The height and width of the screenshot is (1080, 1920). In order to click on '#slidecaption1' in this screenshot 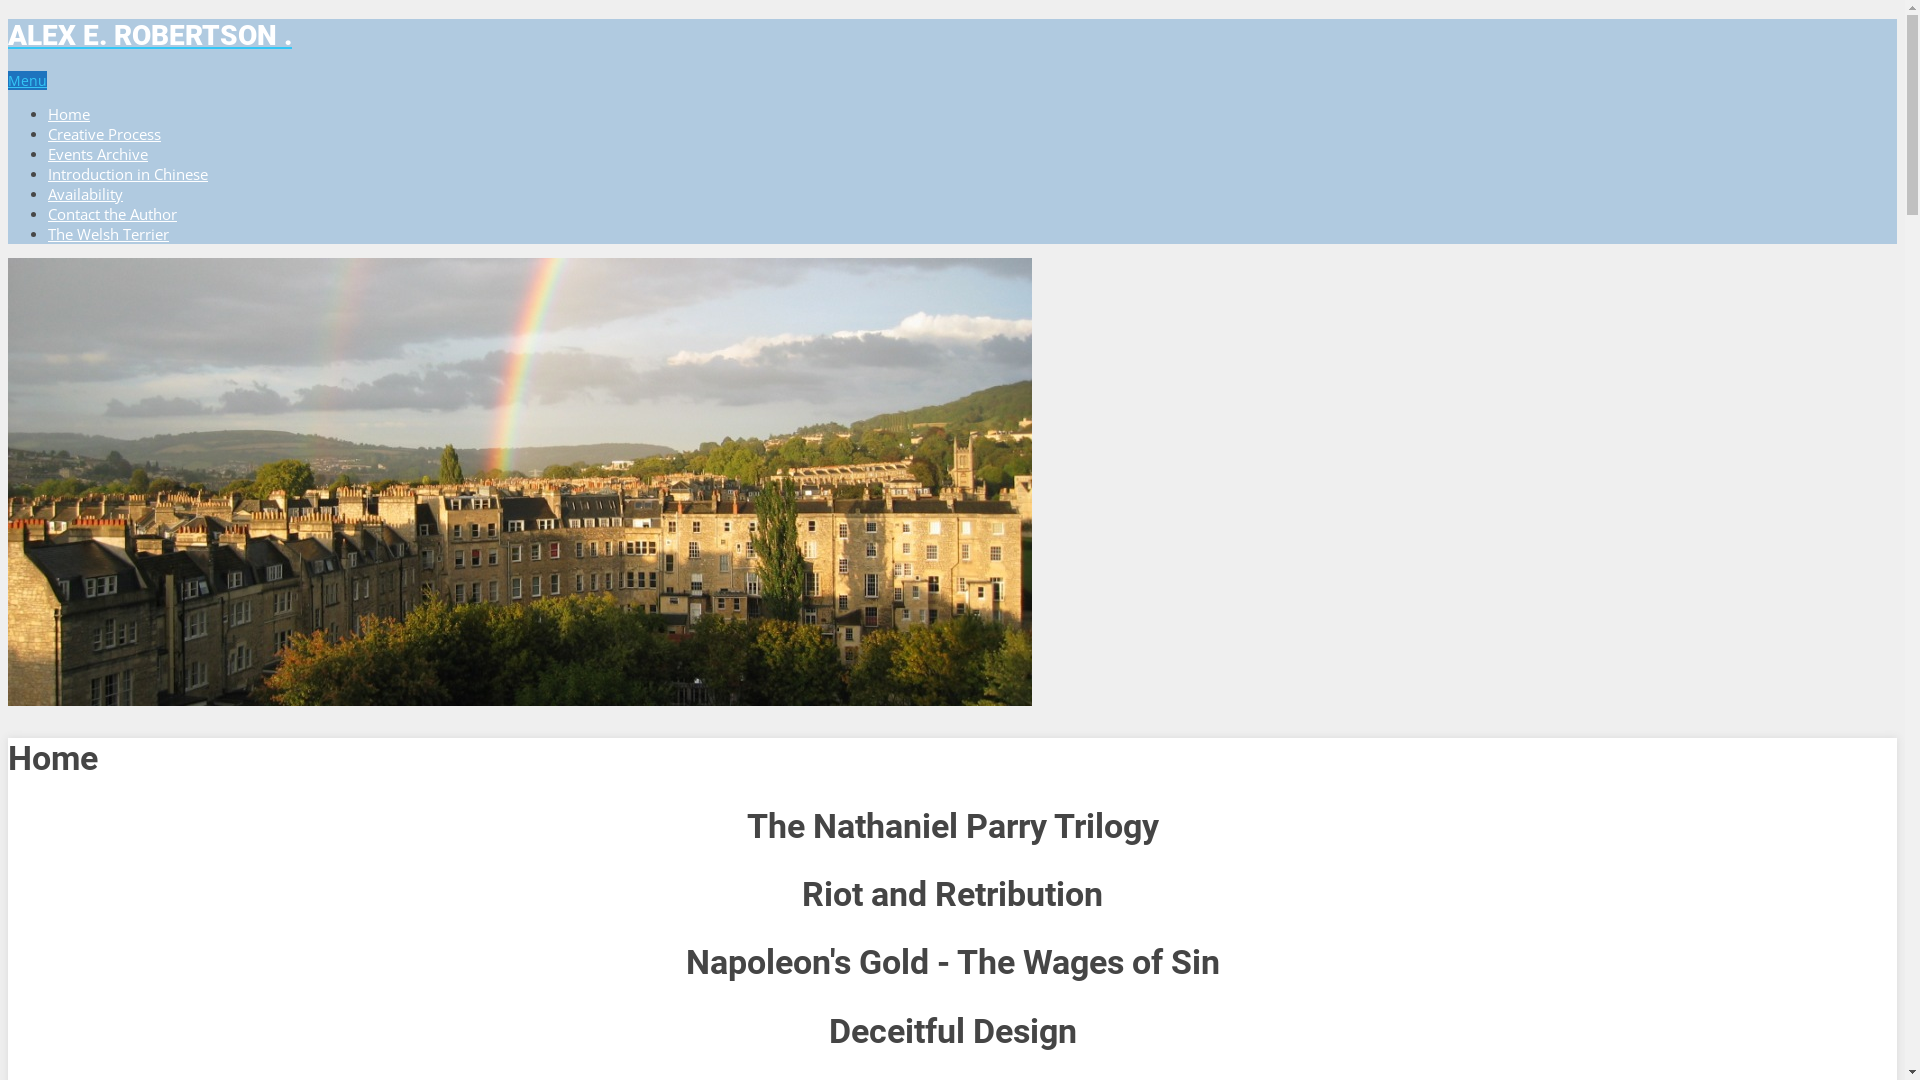, I will do `click(519, 482)`.